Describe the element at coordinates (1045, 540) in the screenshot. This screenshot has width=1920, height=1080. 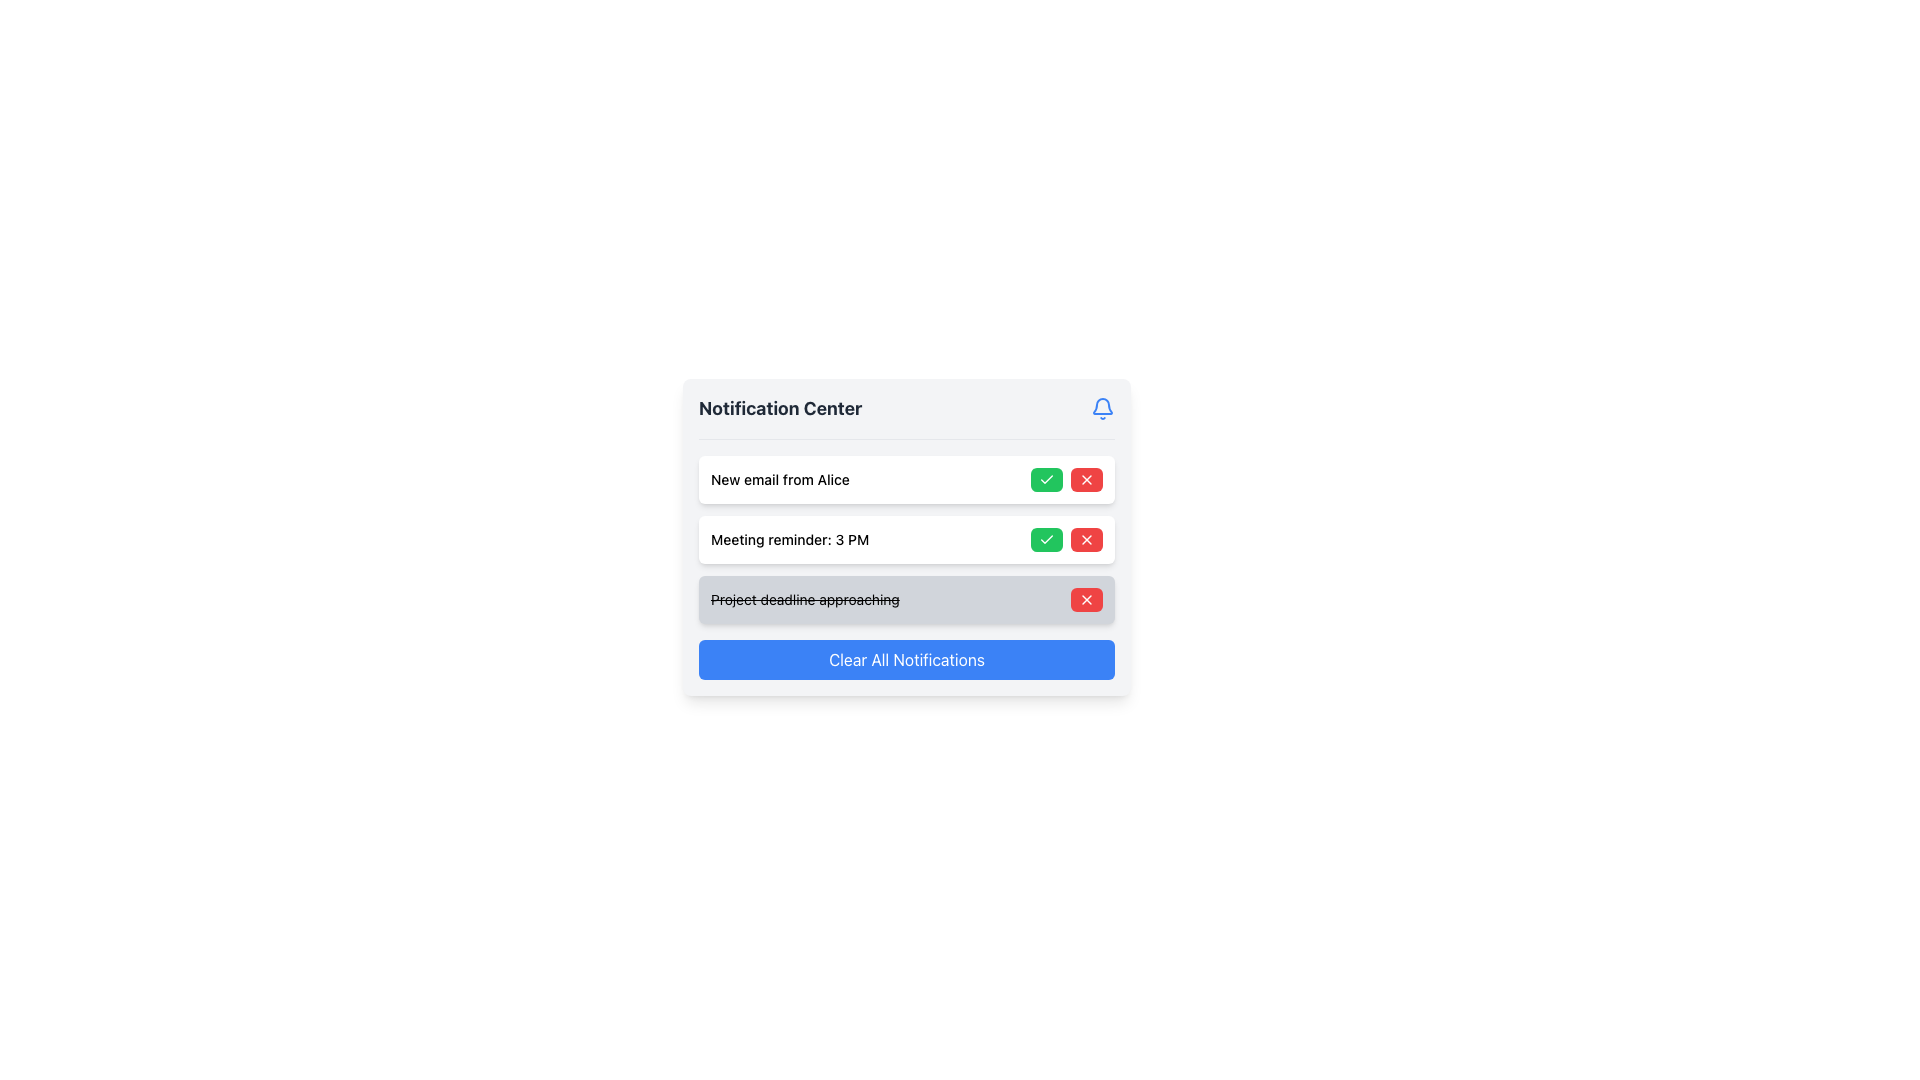
I see `the minimalistic checkmark icon with a green background and white stroke, positioned next to the 'Meeting reminder: 3 PM' notification, to confirm the notification` at that location.